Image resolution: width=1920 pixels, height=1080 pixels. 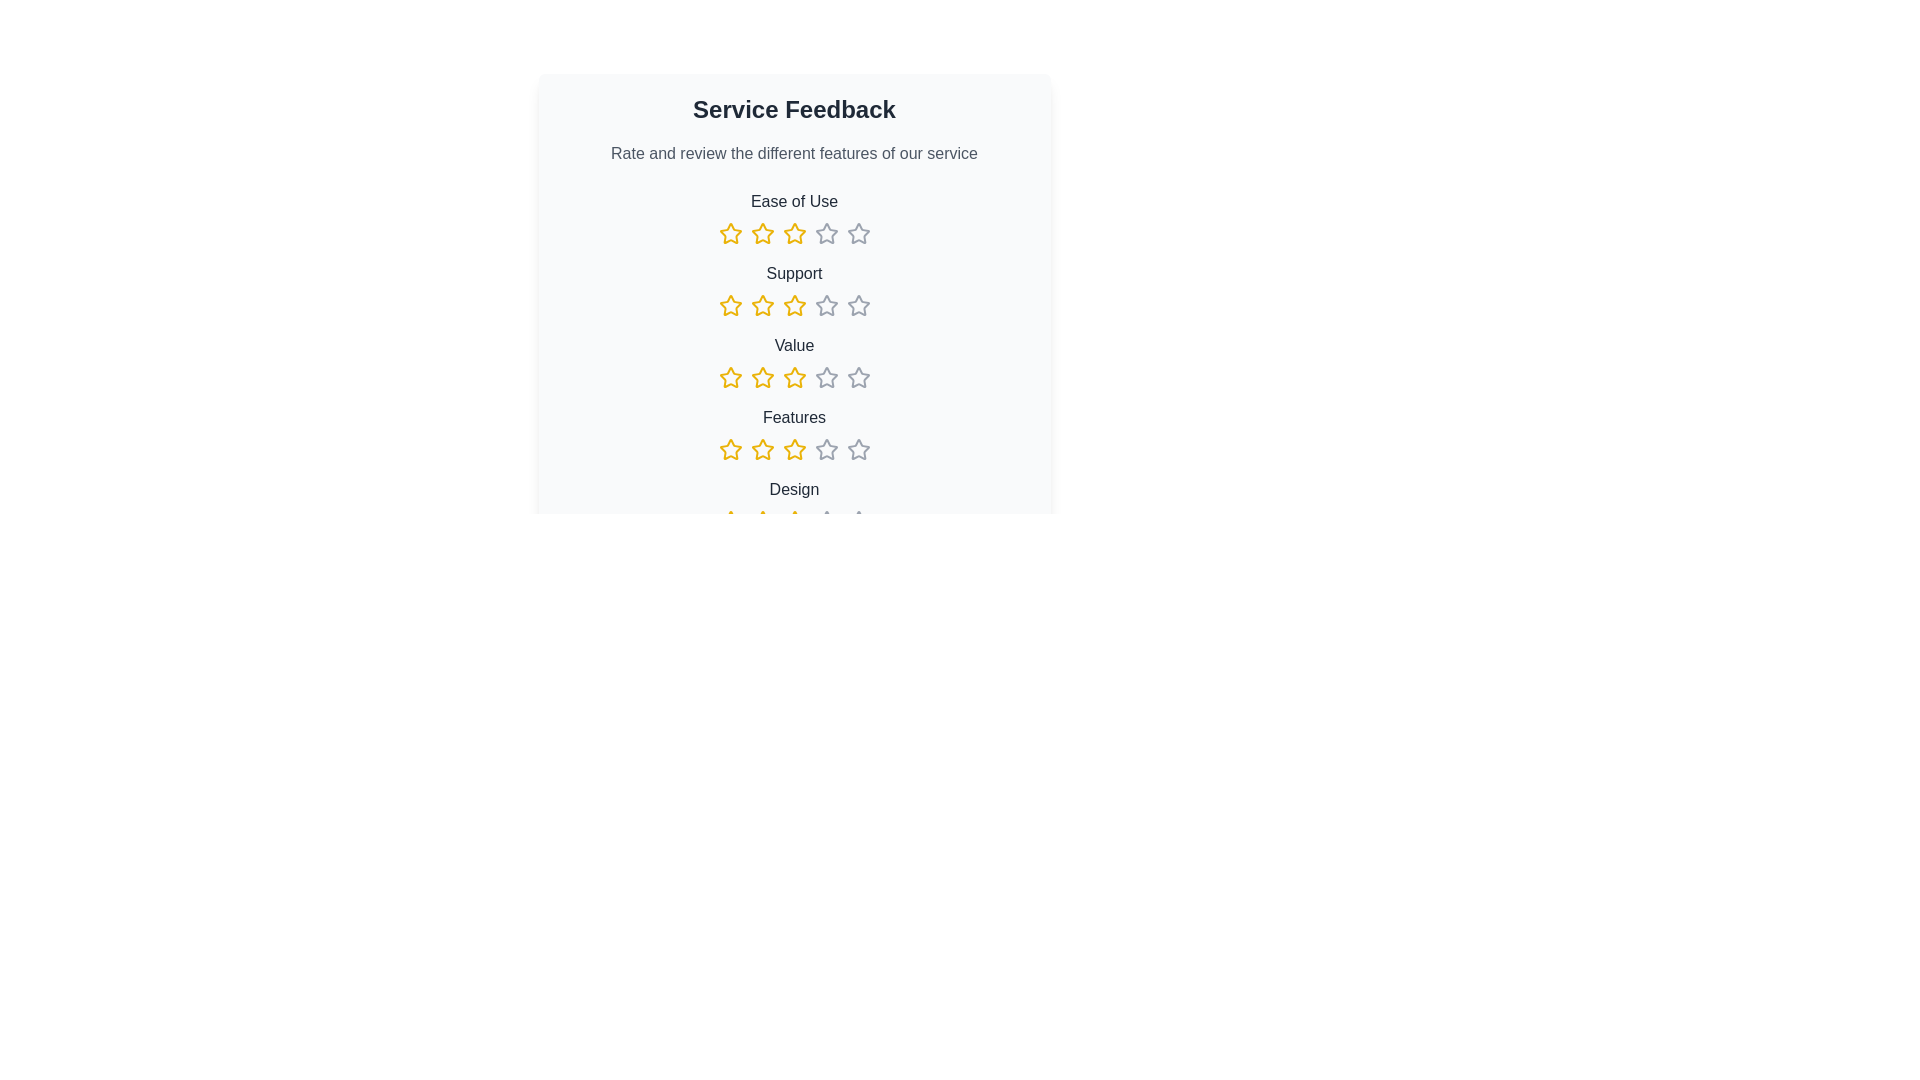 What do you see at coordinates (793, 450) in the screenshot?
I see `the fourth yellow hollow star icon in the 5-star rating section for the 'Features' evaluation to give a rating` at bounding box center [793, 450].